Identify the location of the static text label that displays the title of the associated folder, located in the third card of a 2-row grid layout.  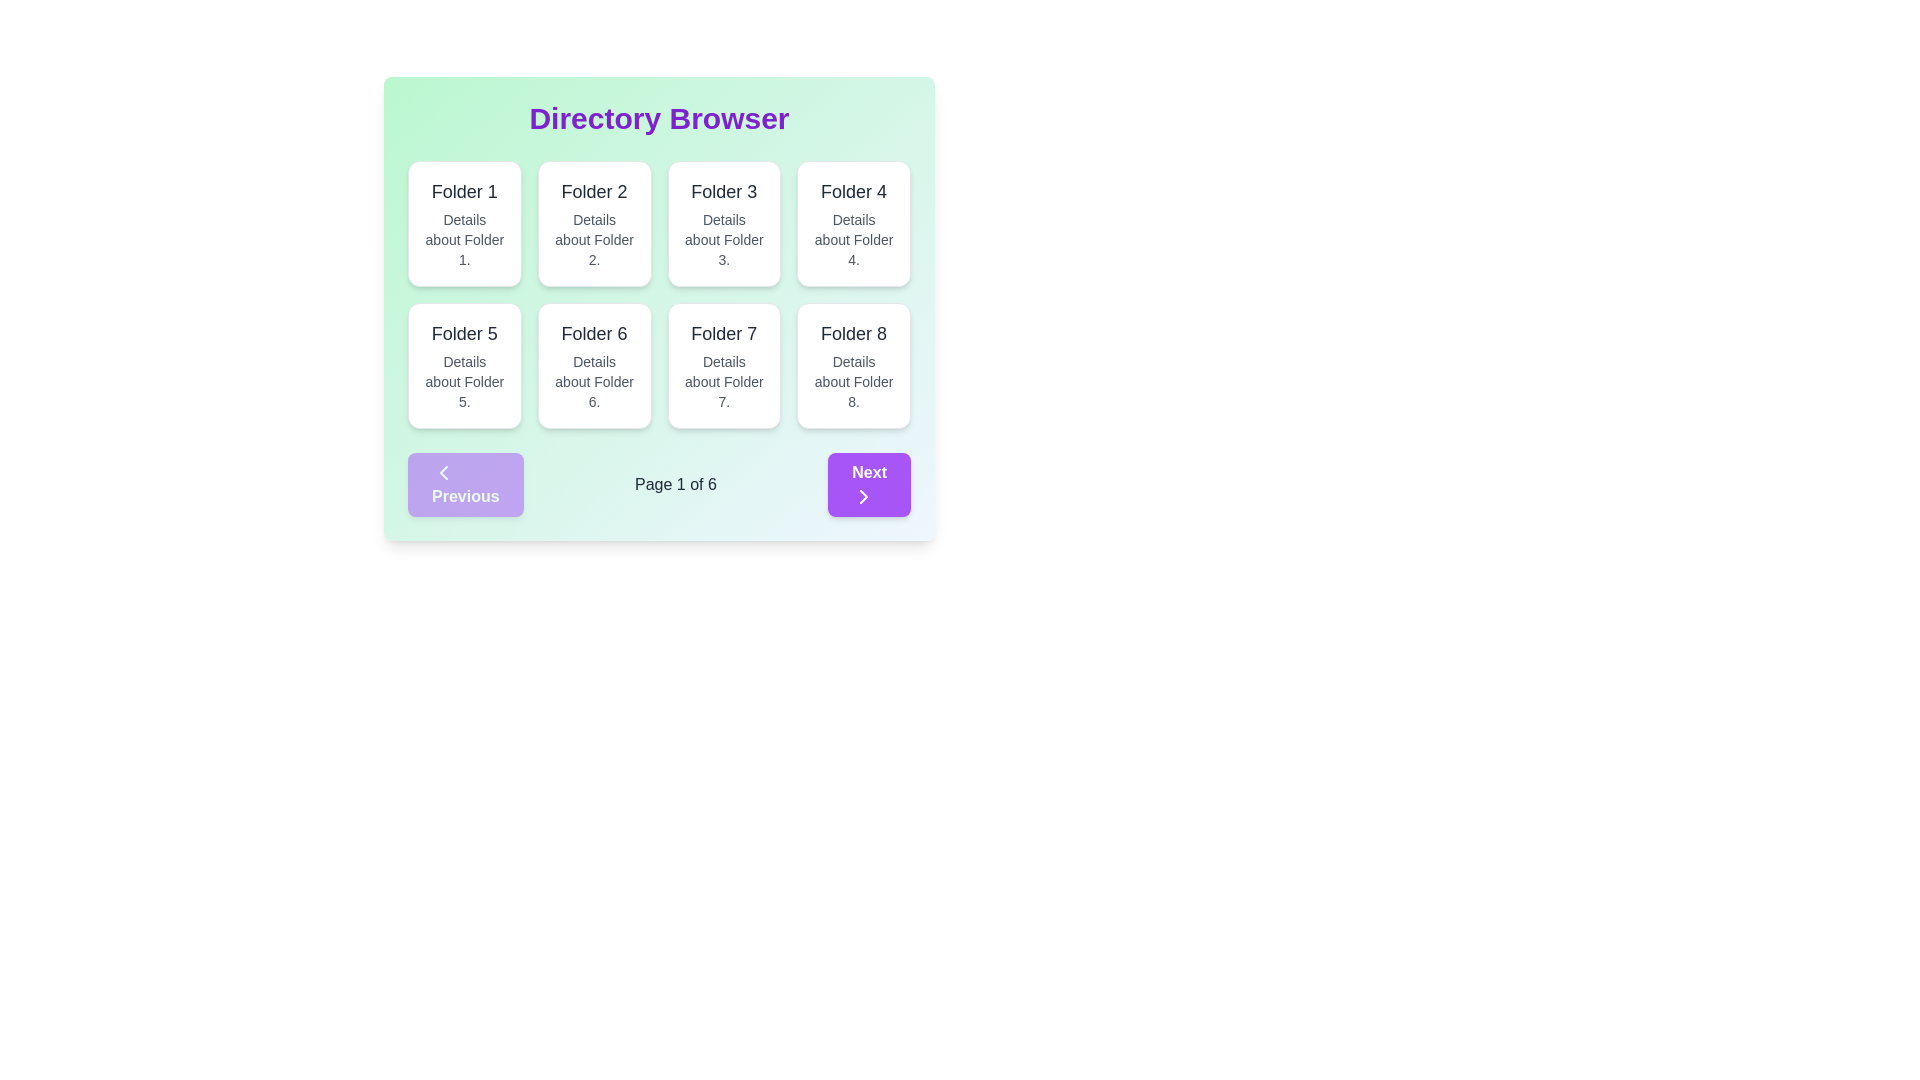
(723, 192).